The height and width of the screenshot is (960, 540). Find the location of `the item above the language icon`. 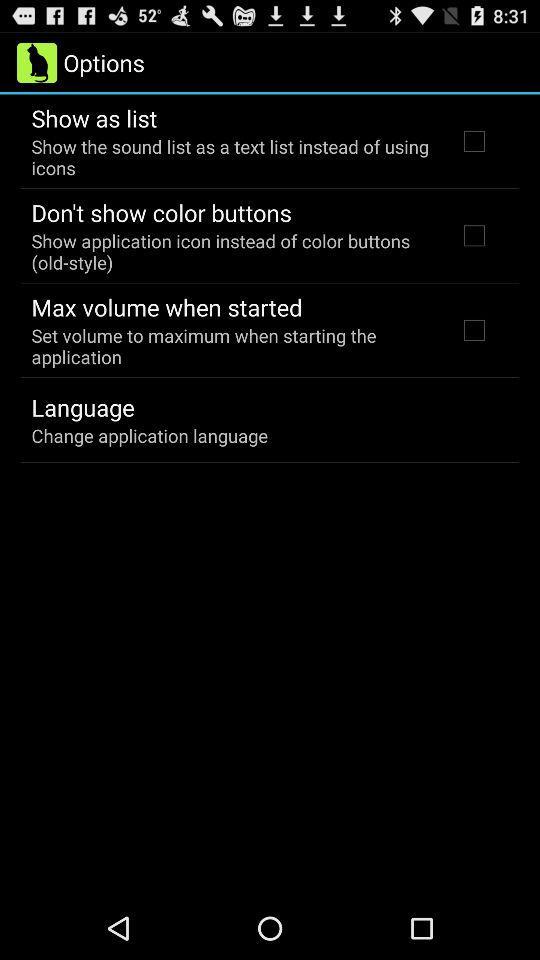

the item above the language icon is located at coordinates (230, 346).